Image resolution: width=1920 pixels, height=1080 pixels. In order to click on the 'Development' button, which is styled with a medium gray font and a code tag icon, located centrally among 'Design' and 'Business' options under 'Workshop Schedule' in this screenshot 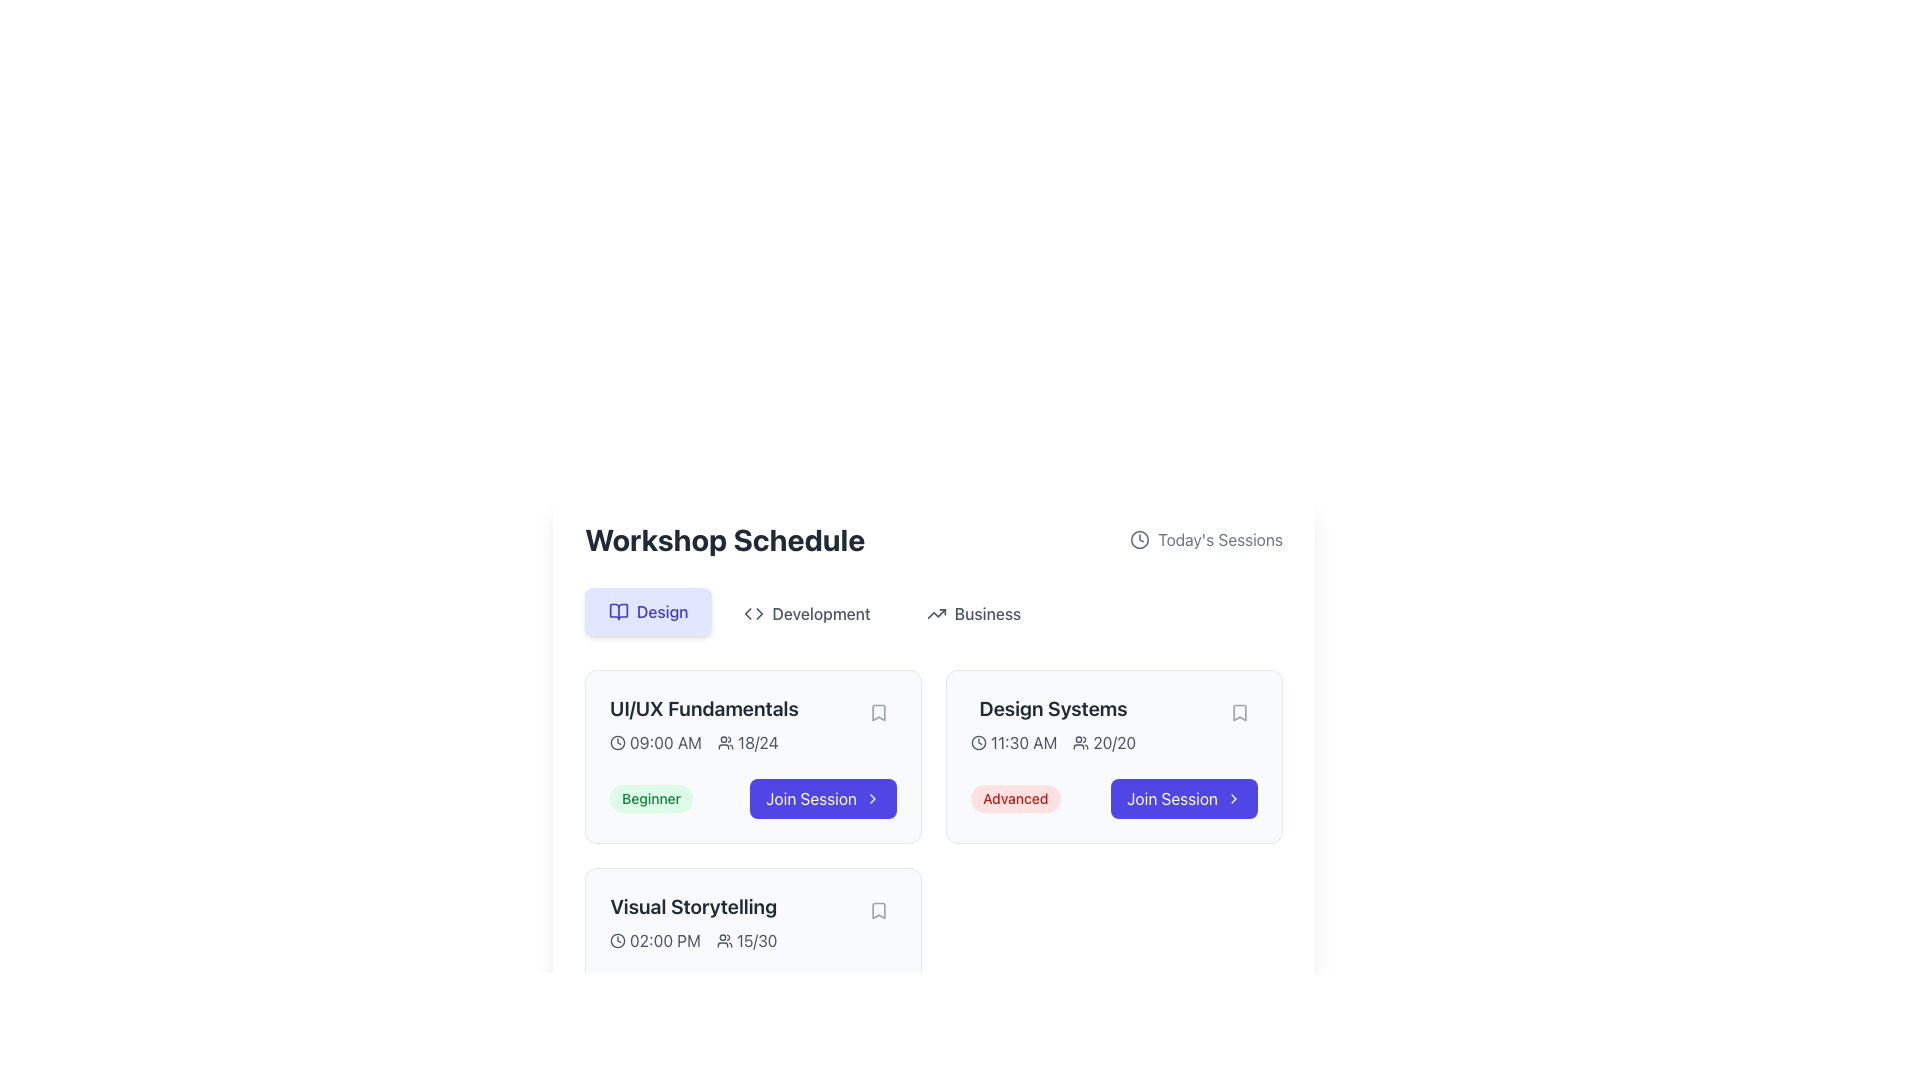, I will do `click(807, 612)`.